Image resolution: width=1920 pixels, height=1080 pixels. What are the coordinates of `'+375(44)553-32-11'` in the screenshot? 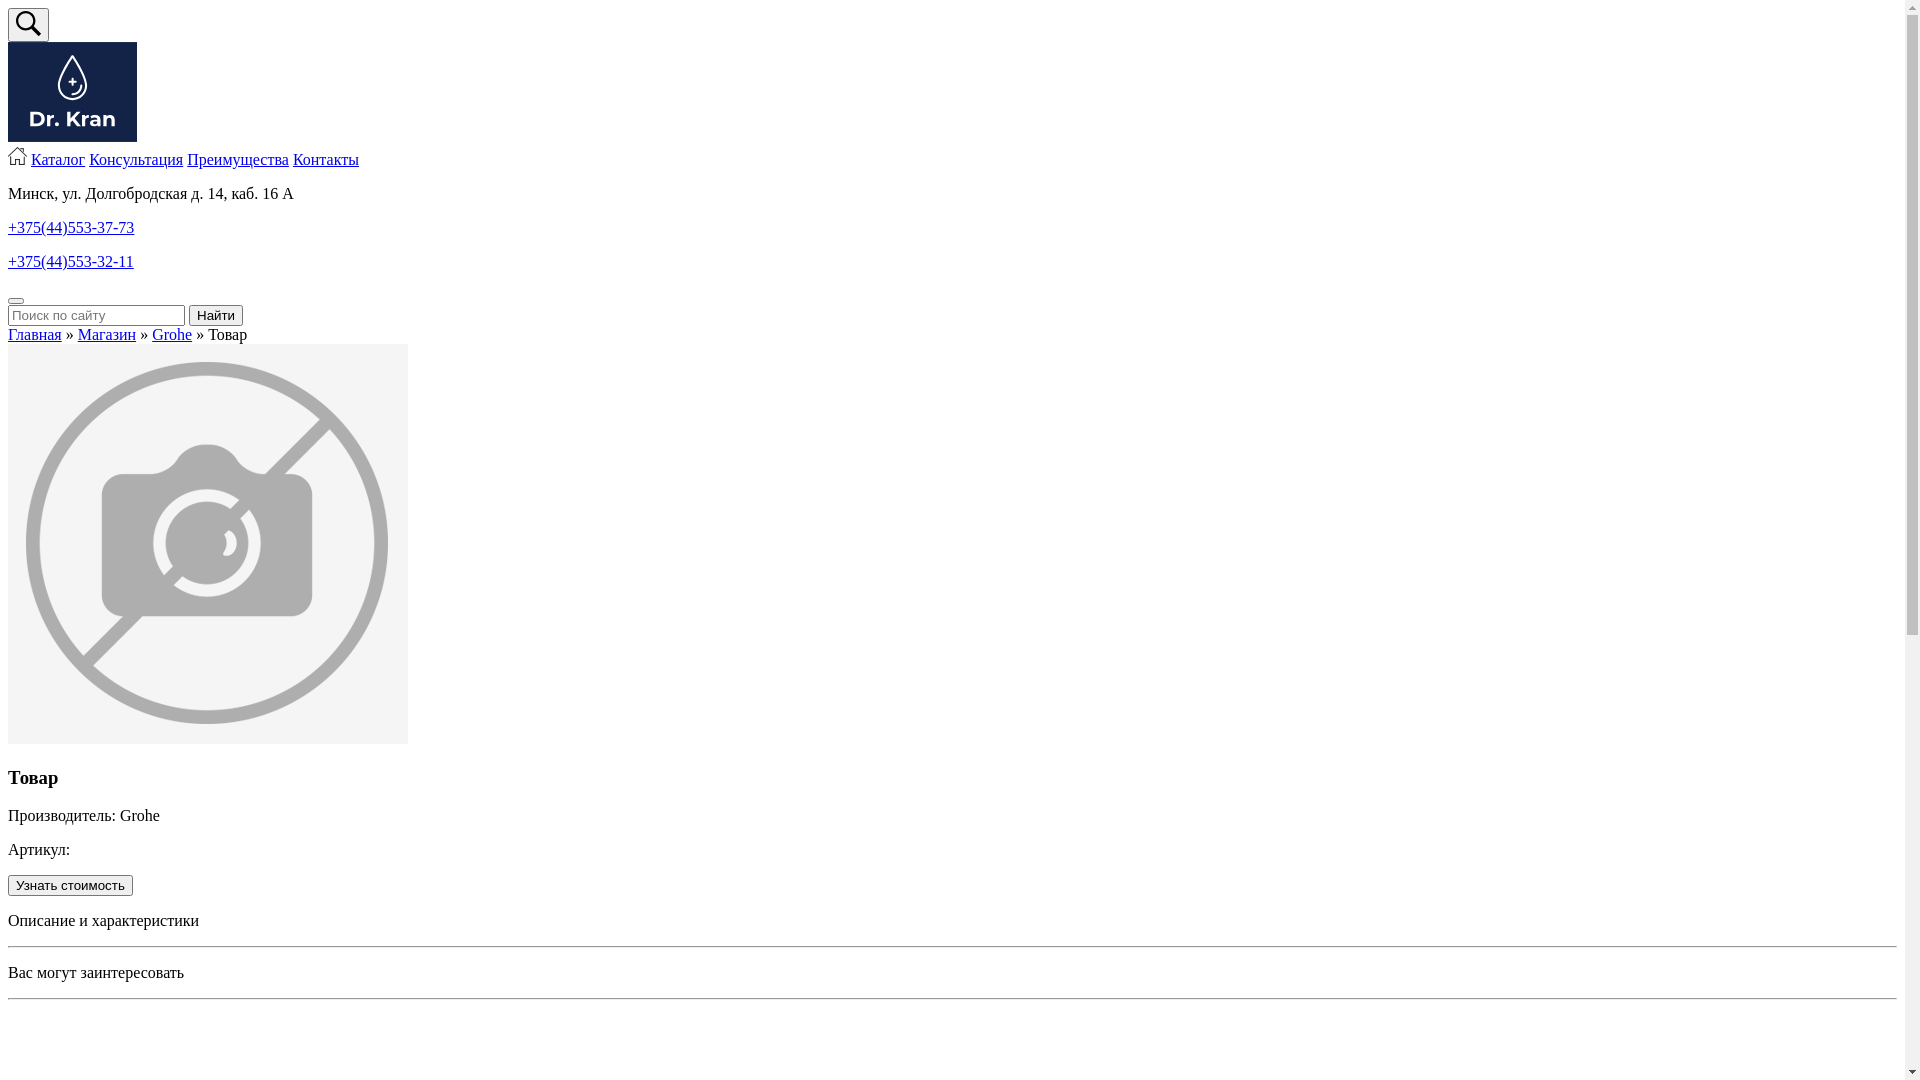 It's located at (71, 260).